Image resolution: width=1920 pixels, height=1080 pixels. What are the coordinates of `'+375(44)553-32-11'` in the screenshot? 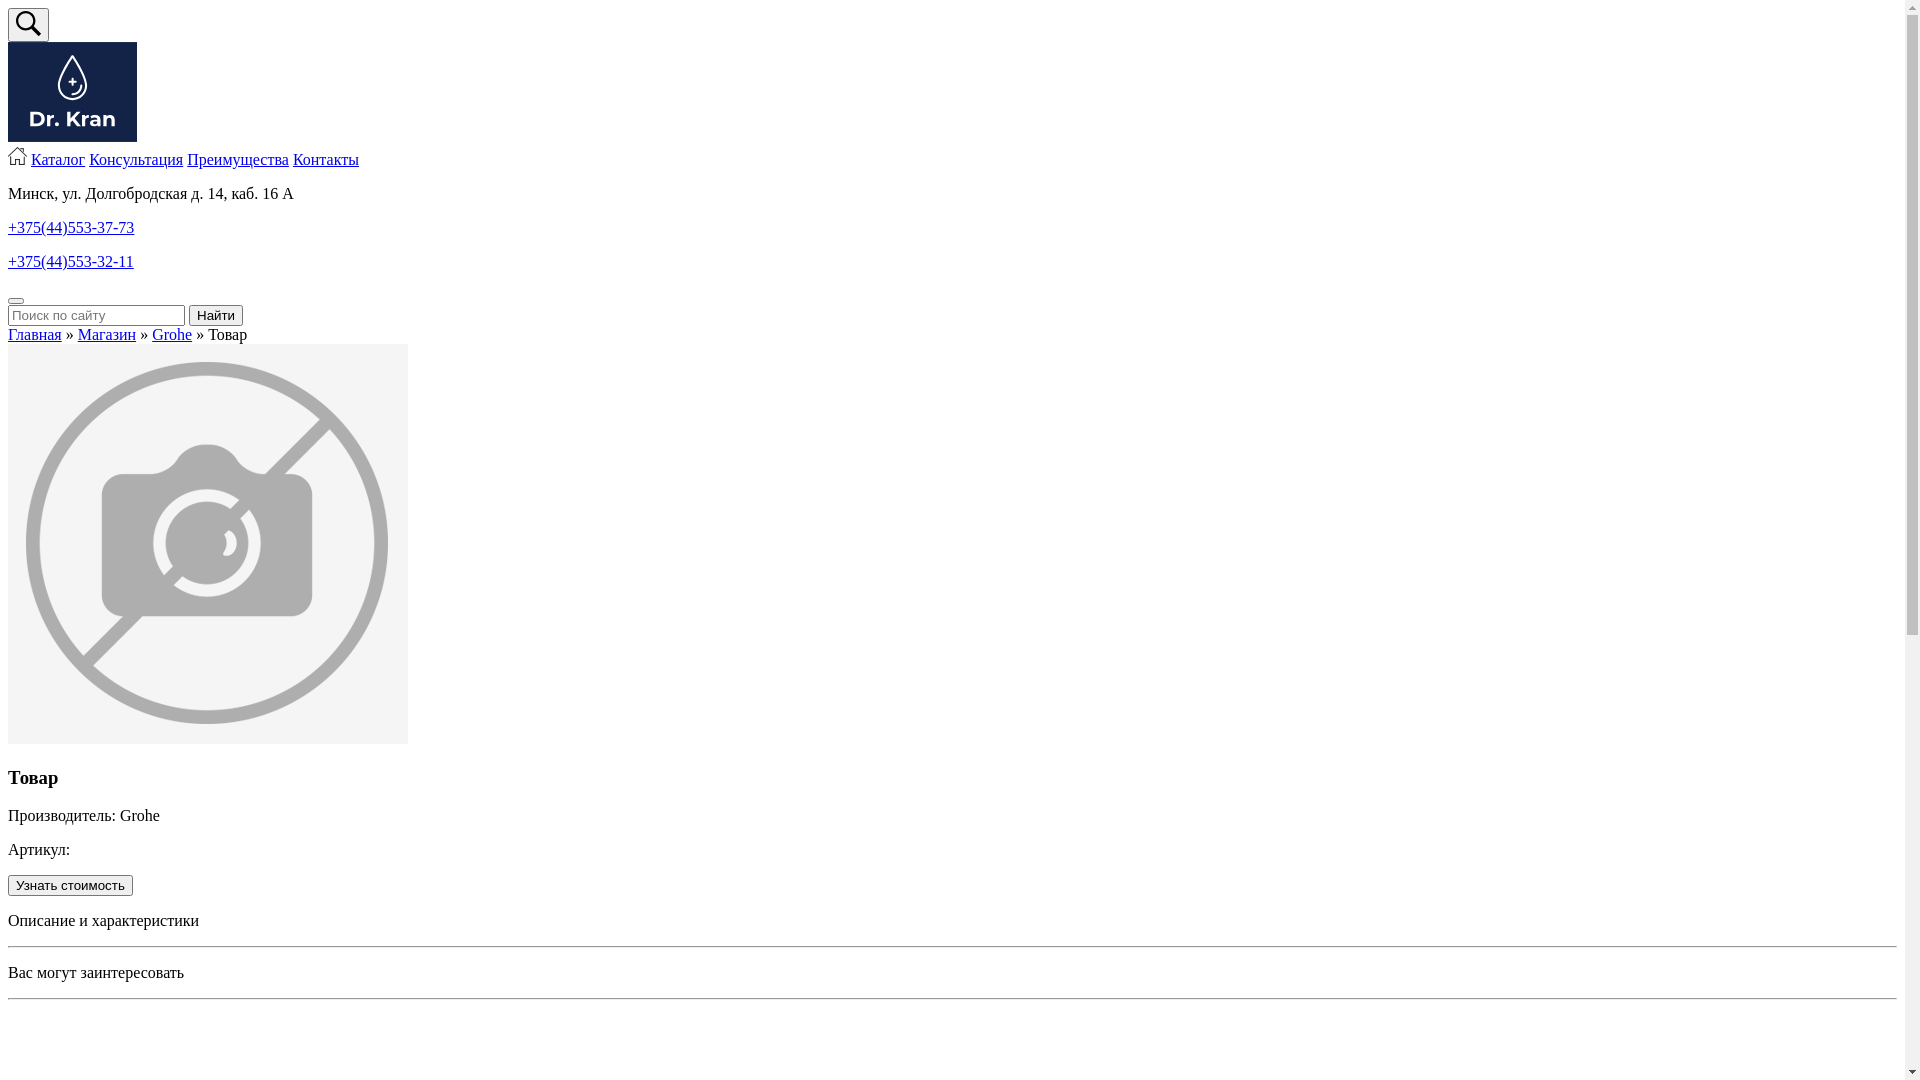 It's located at (71, 260).